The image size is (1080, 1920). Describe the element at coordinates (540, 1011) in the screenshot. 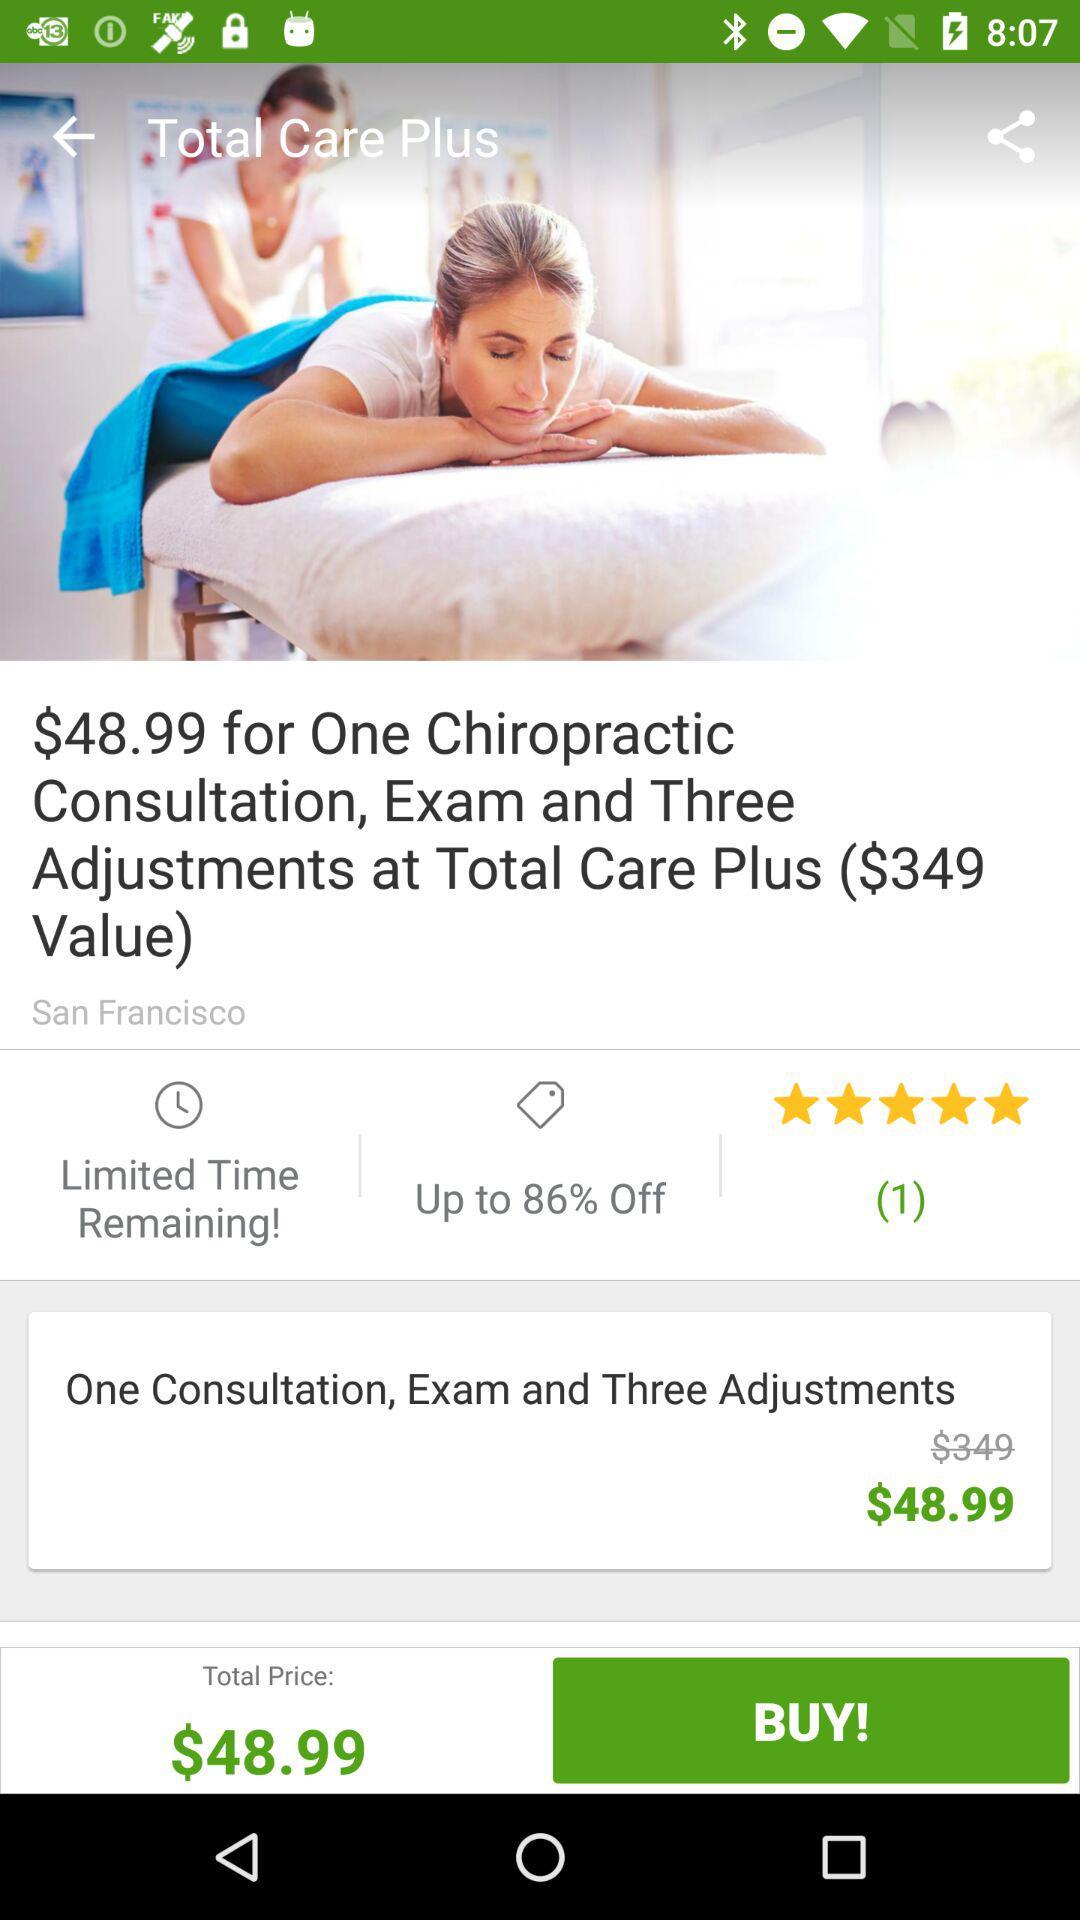

I see `san francisco item` at that location.